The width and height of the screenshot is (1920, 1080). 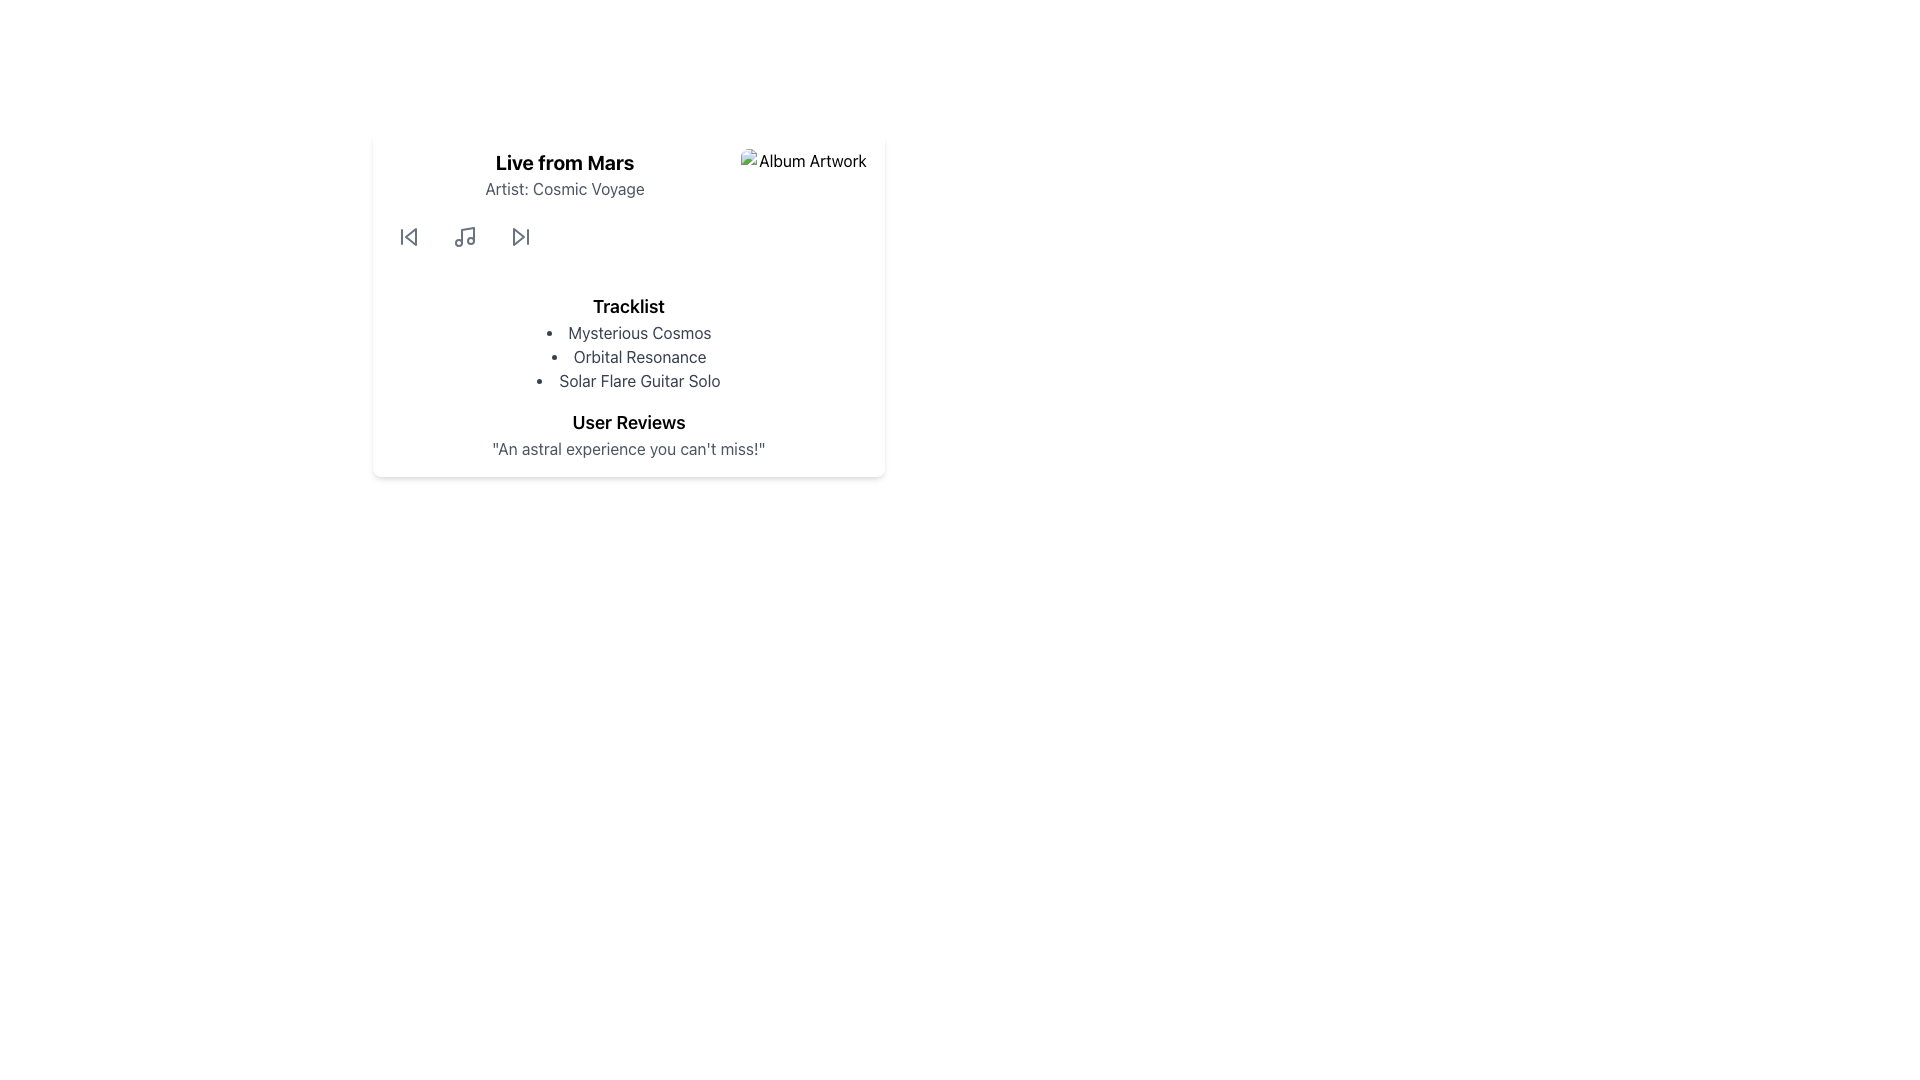 What do you see at coordinates (407, 235) in the screenshot?
I see `the backward skip button, which is a gray leftward arrow icon adjacent to a vertical line, located in the first position of a horizontal group of three buttons below the album title` at bounding box center [407, 235].